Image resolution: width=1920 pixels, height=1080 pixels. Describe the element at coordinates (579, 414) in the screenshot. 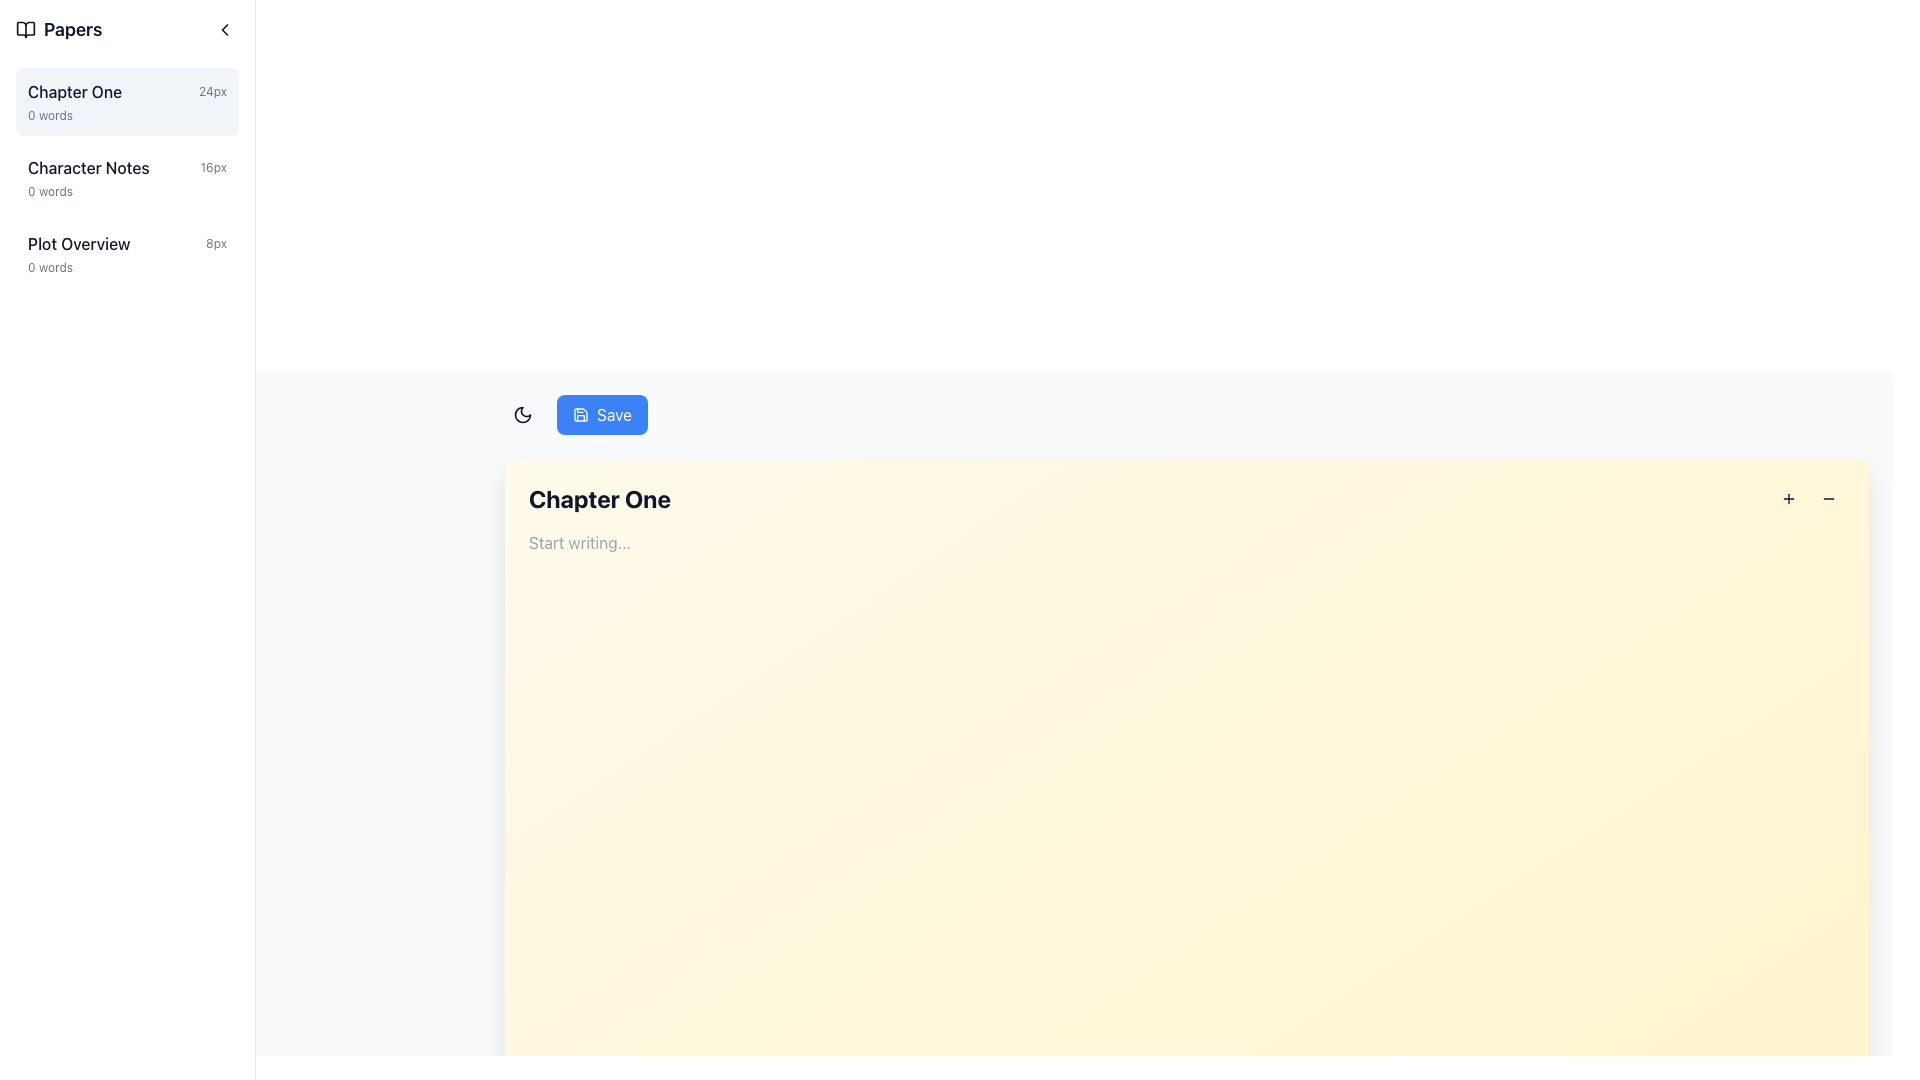

I see `the blue button labeled 'Save' that contains the floppy disk icon representing the save functionality` at that location.